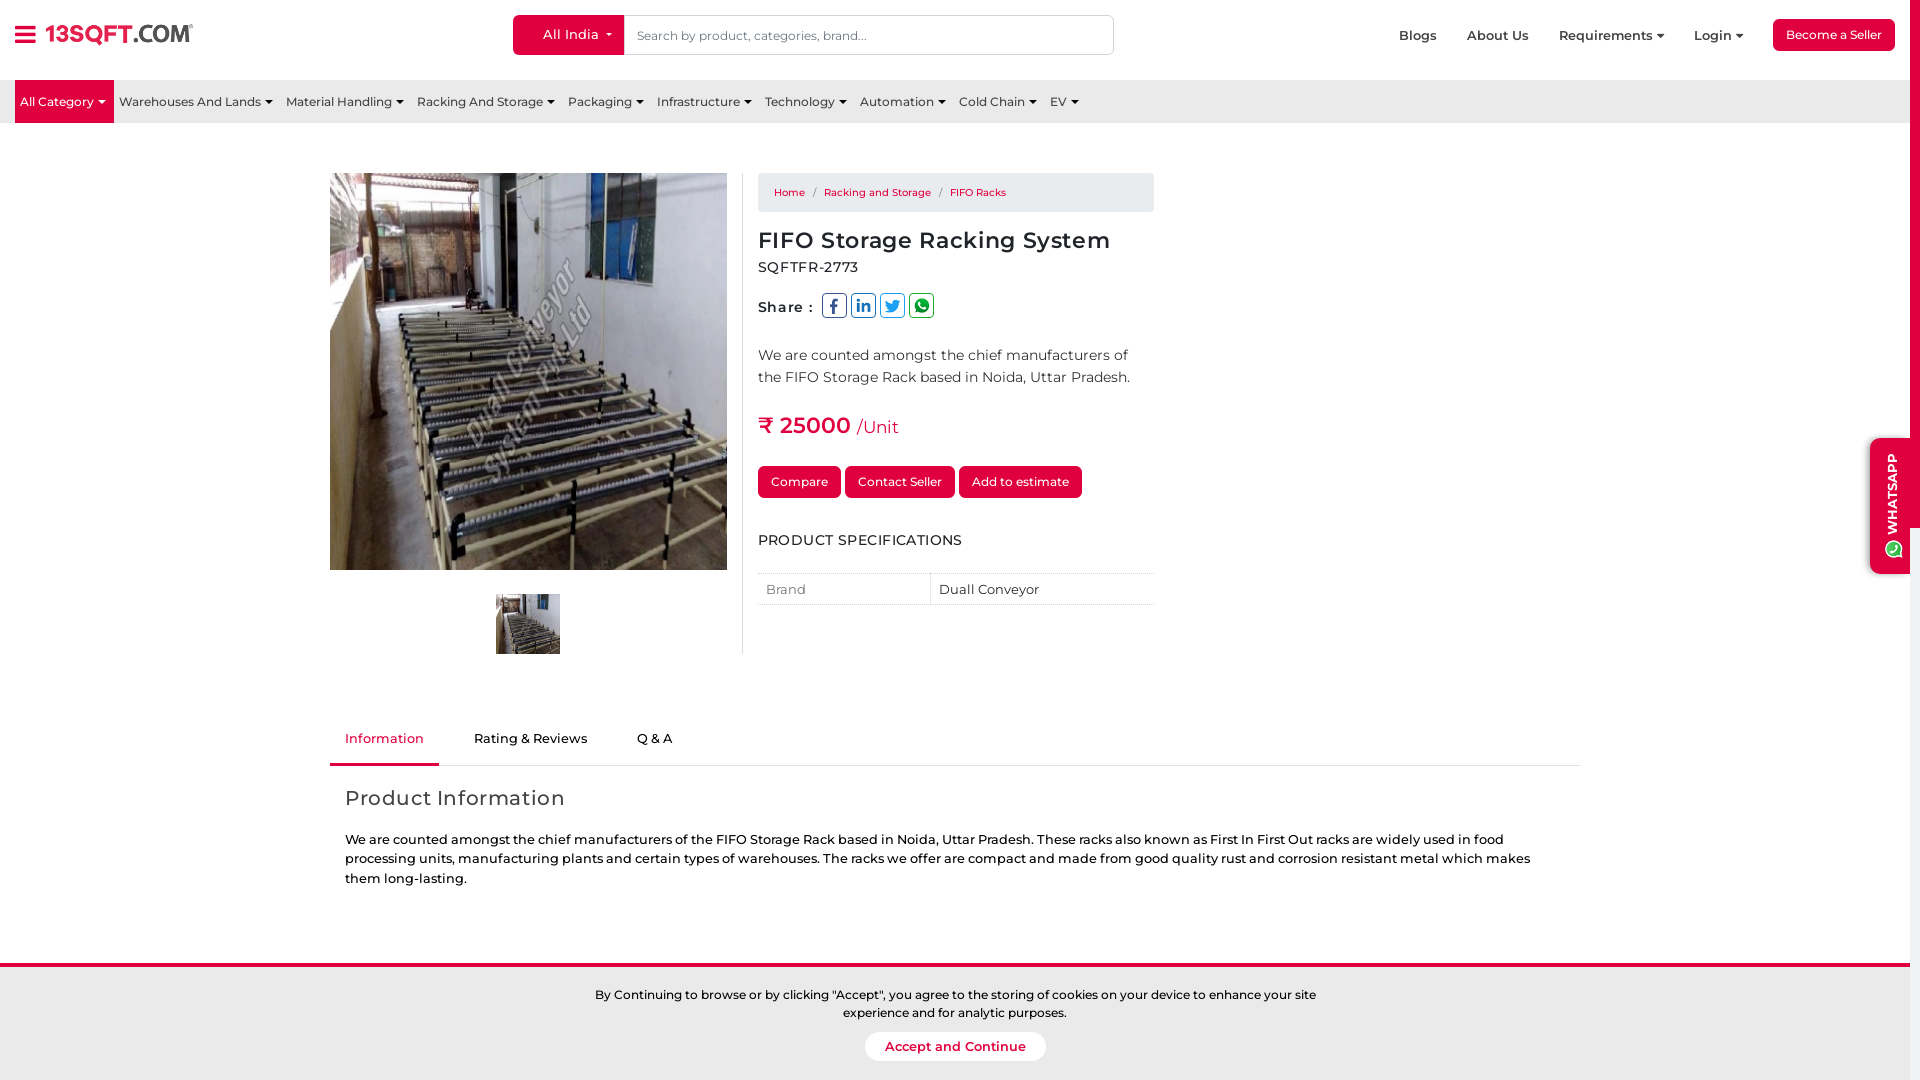 This screenshot has height=1080, width=1920. Describe the element at coordinates (487, 101) in the screenshot. I see `'Racking And Storage'` at that location.